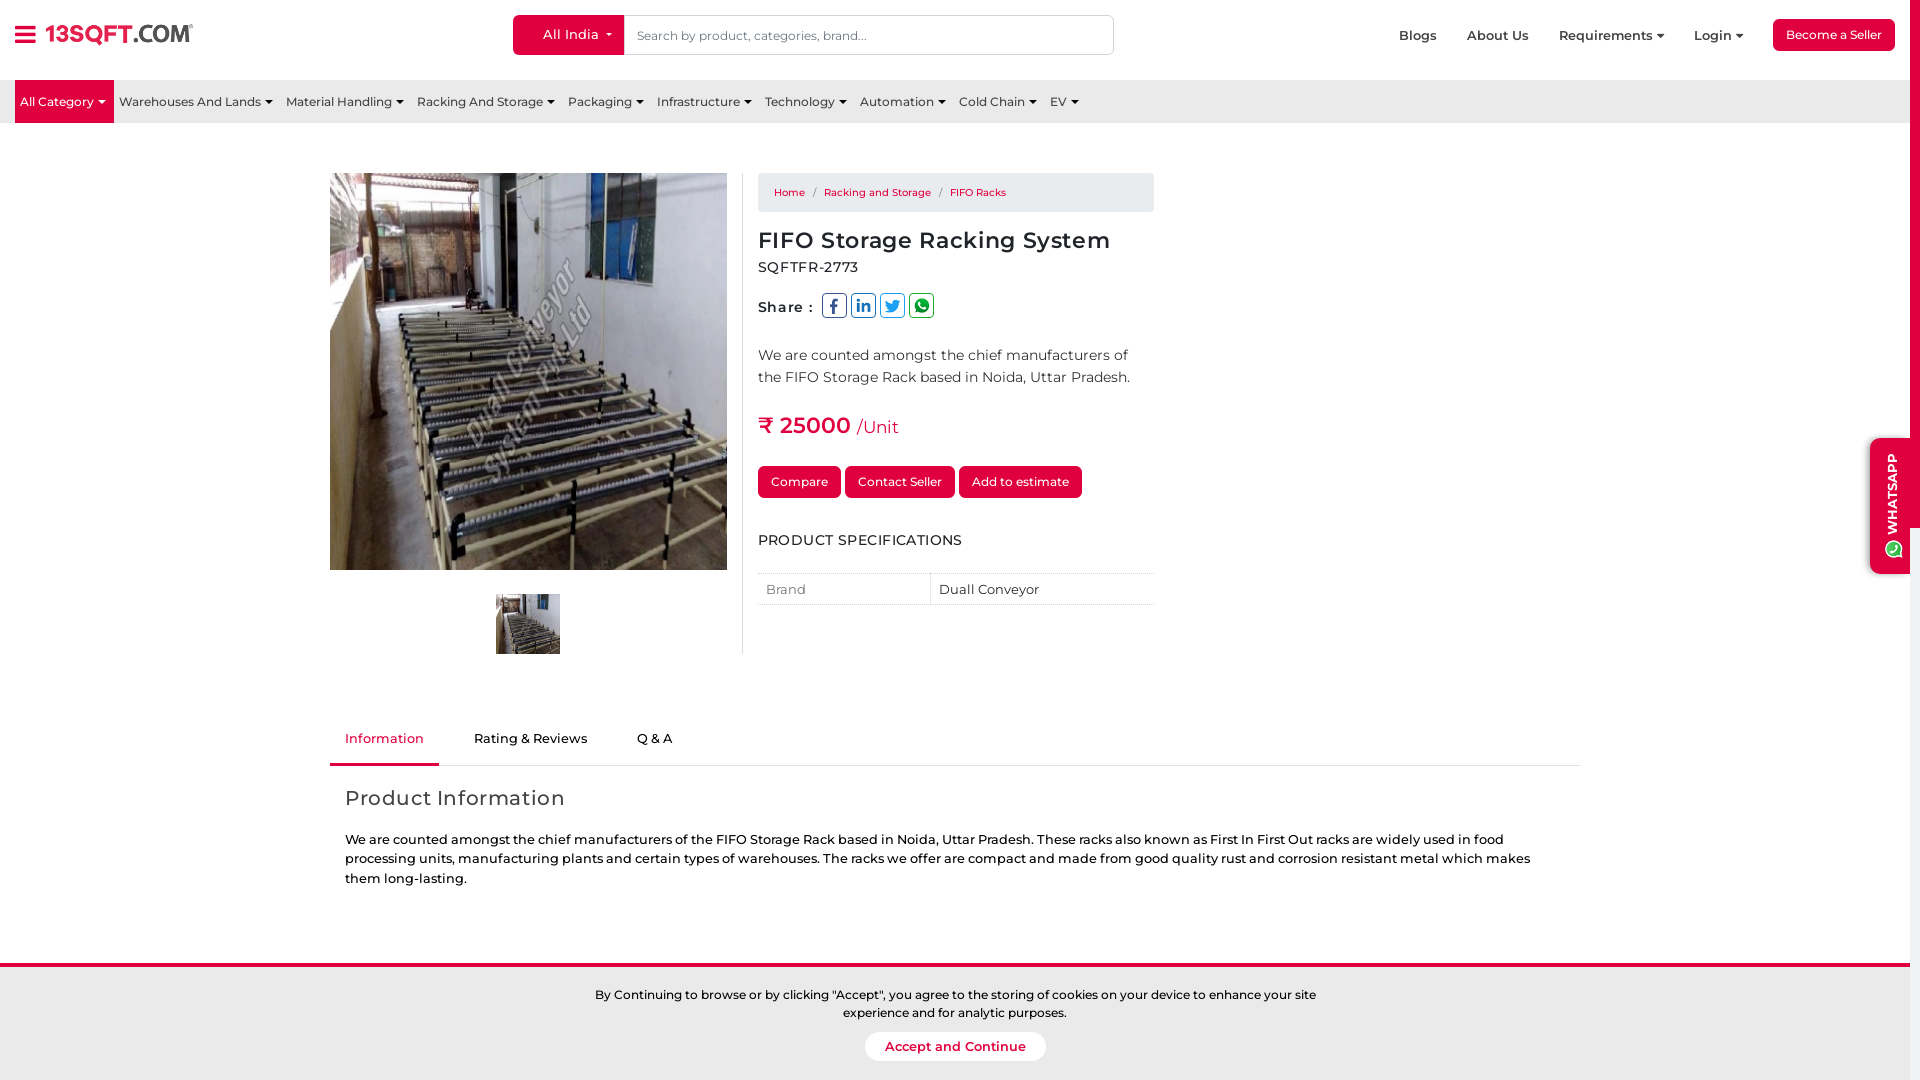 This screenshot has height=1080, width=1920. Describe the element at coordinates (487, 101) in the screenshot. I see `'Racking And Storage'` at that location.